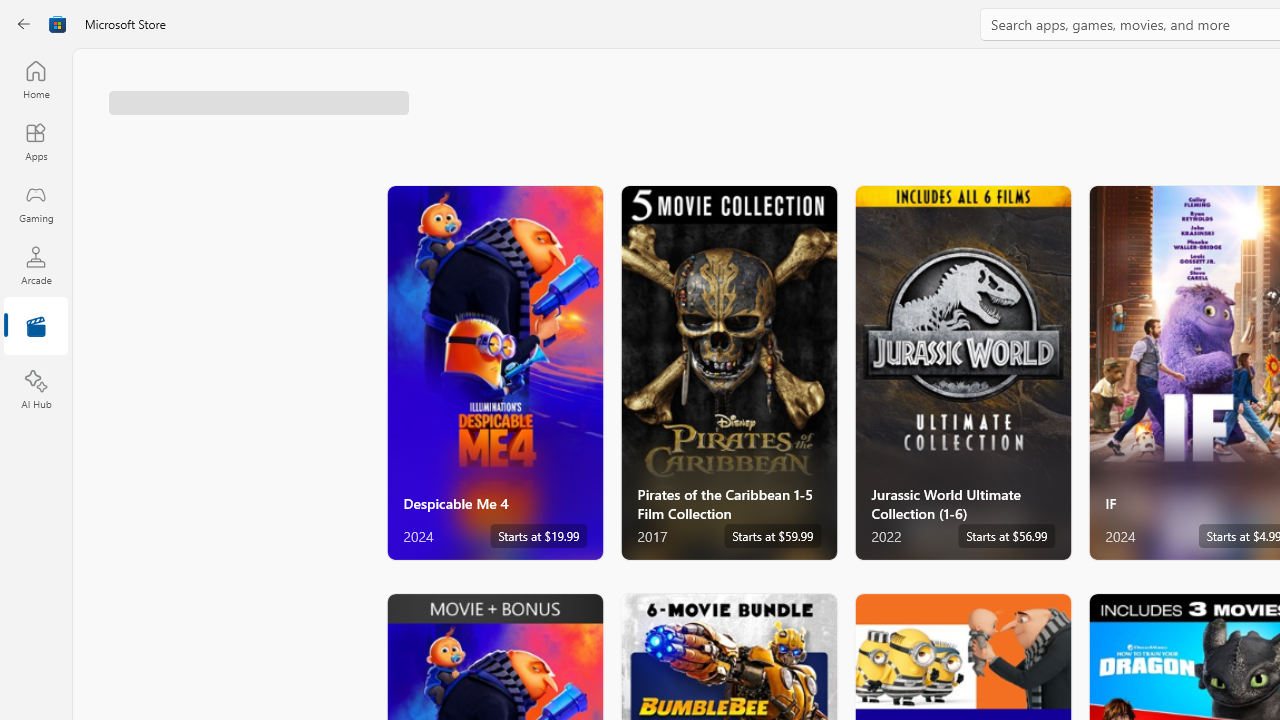  What do you see at coordinates (35, 203) in the screenshot?
I see `'Gaming'` at bounding box center [35, 203].